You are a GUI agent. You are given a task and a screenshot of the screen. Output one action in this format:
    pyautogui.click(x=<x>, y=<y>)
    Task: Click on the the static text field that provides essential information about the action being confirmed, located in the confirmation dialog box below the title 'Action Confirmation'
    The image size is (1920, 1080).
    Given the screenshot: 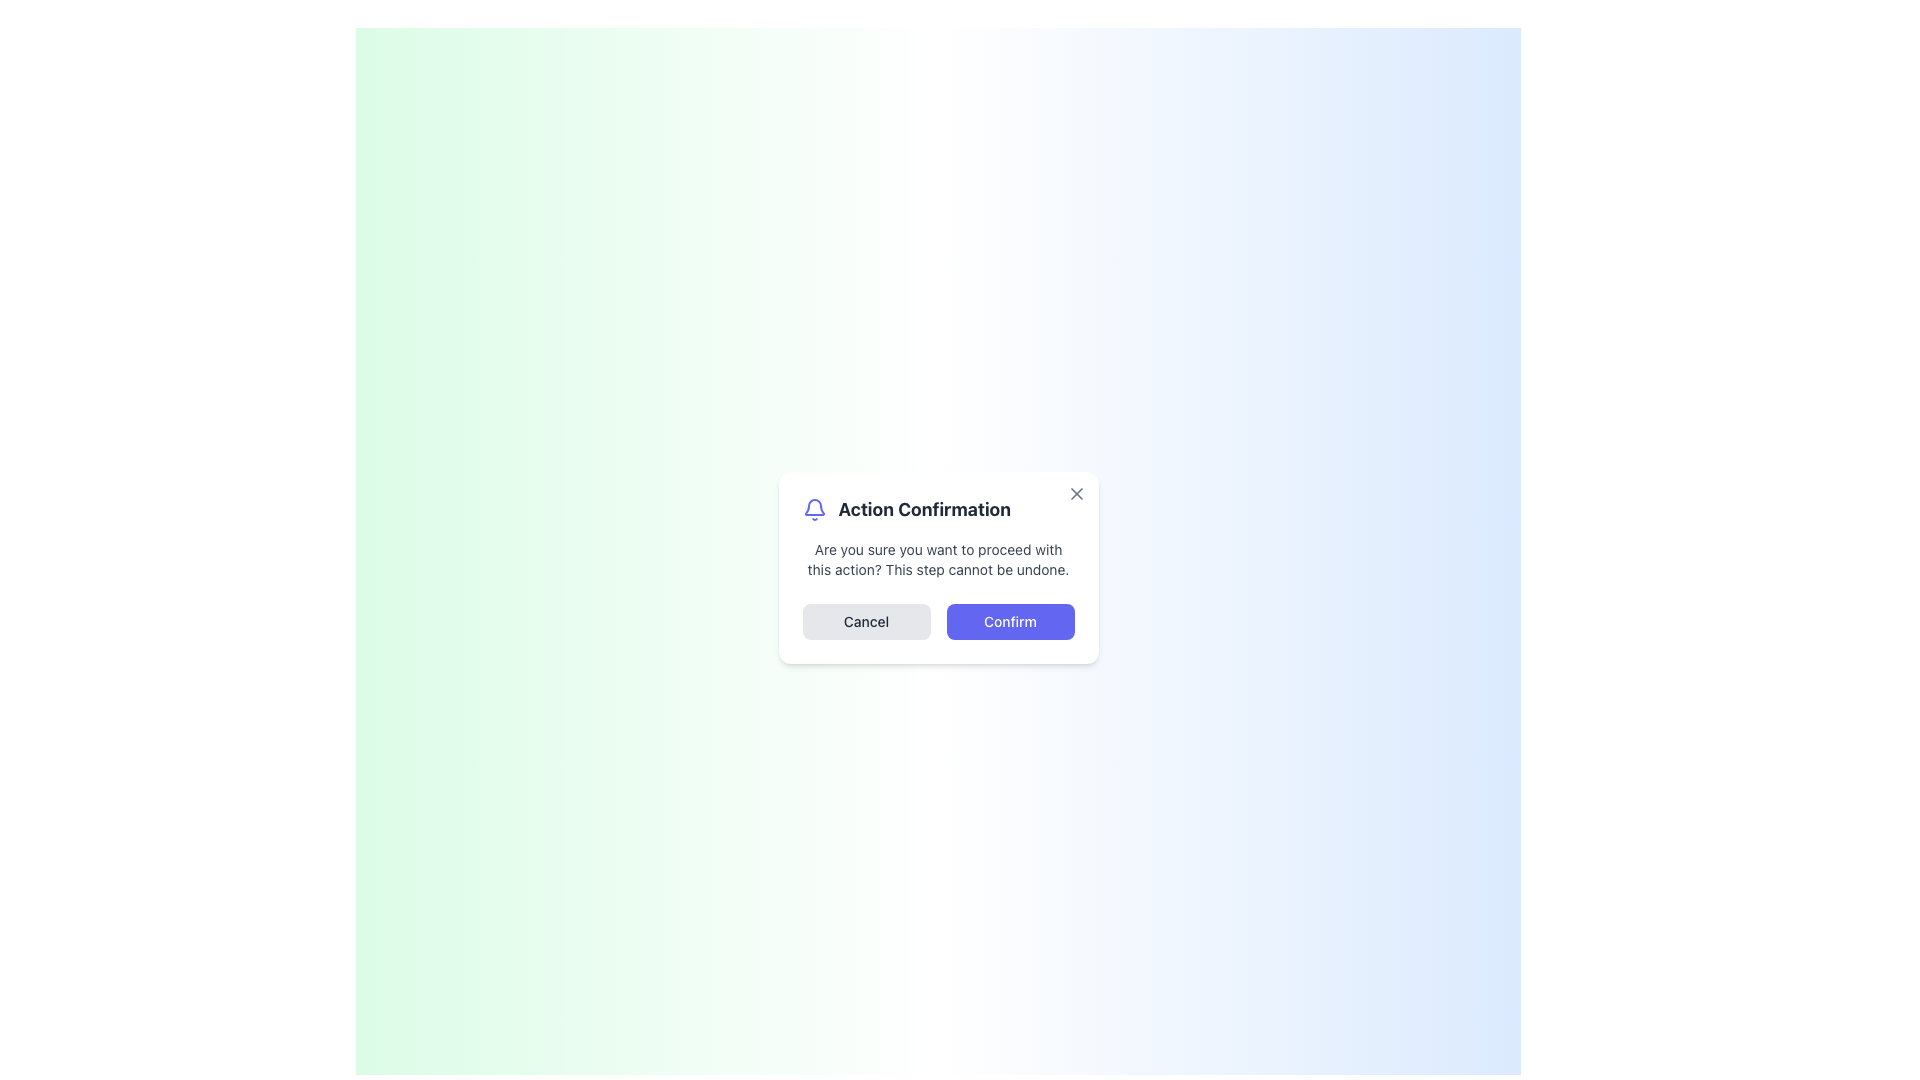 What is the action you would take?
    pyautogui.click(x=937, y=559)
    